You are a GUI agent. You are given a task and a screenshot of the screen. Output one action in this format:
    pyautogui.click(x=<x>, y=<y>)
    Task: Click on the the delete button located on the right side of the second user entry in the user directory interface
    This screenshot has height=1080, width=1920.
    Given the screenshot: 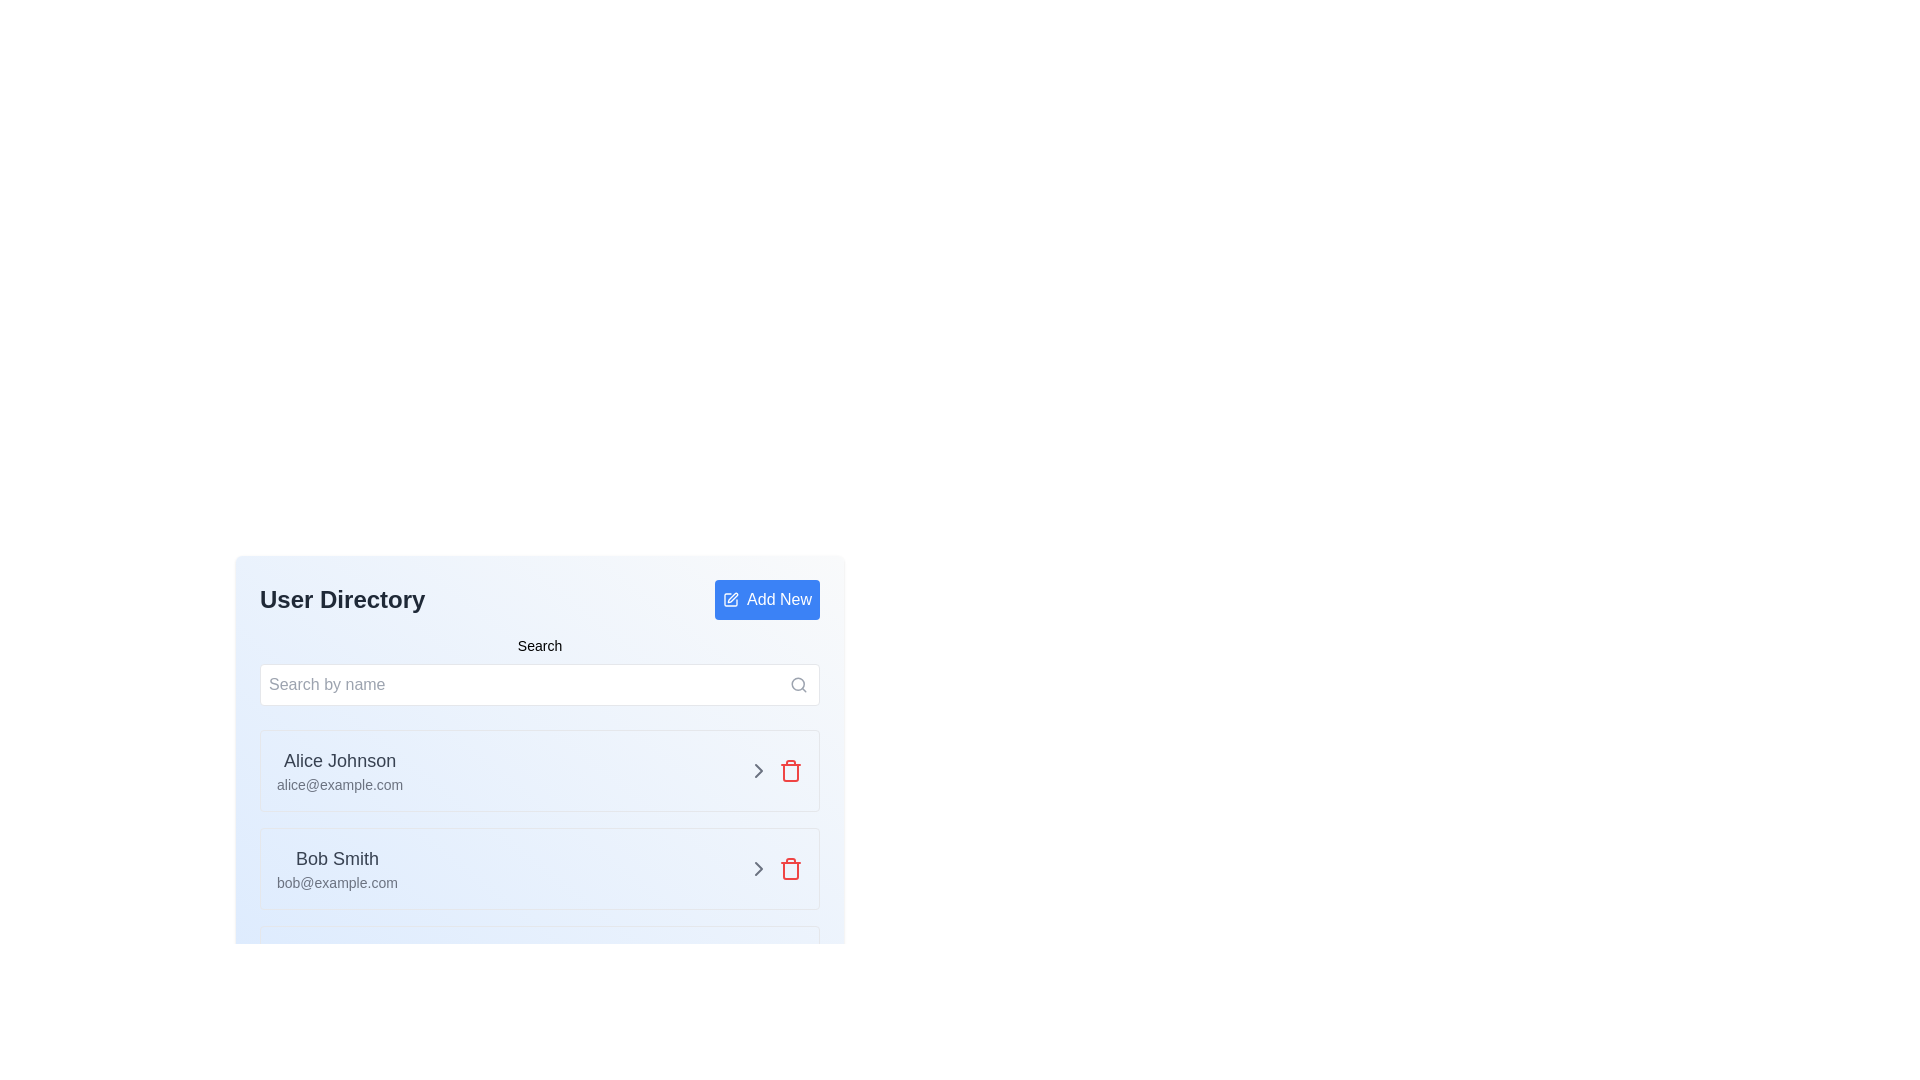 What is the action you would take?
    pyautogui.click(x=790, y=770)
    